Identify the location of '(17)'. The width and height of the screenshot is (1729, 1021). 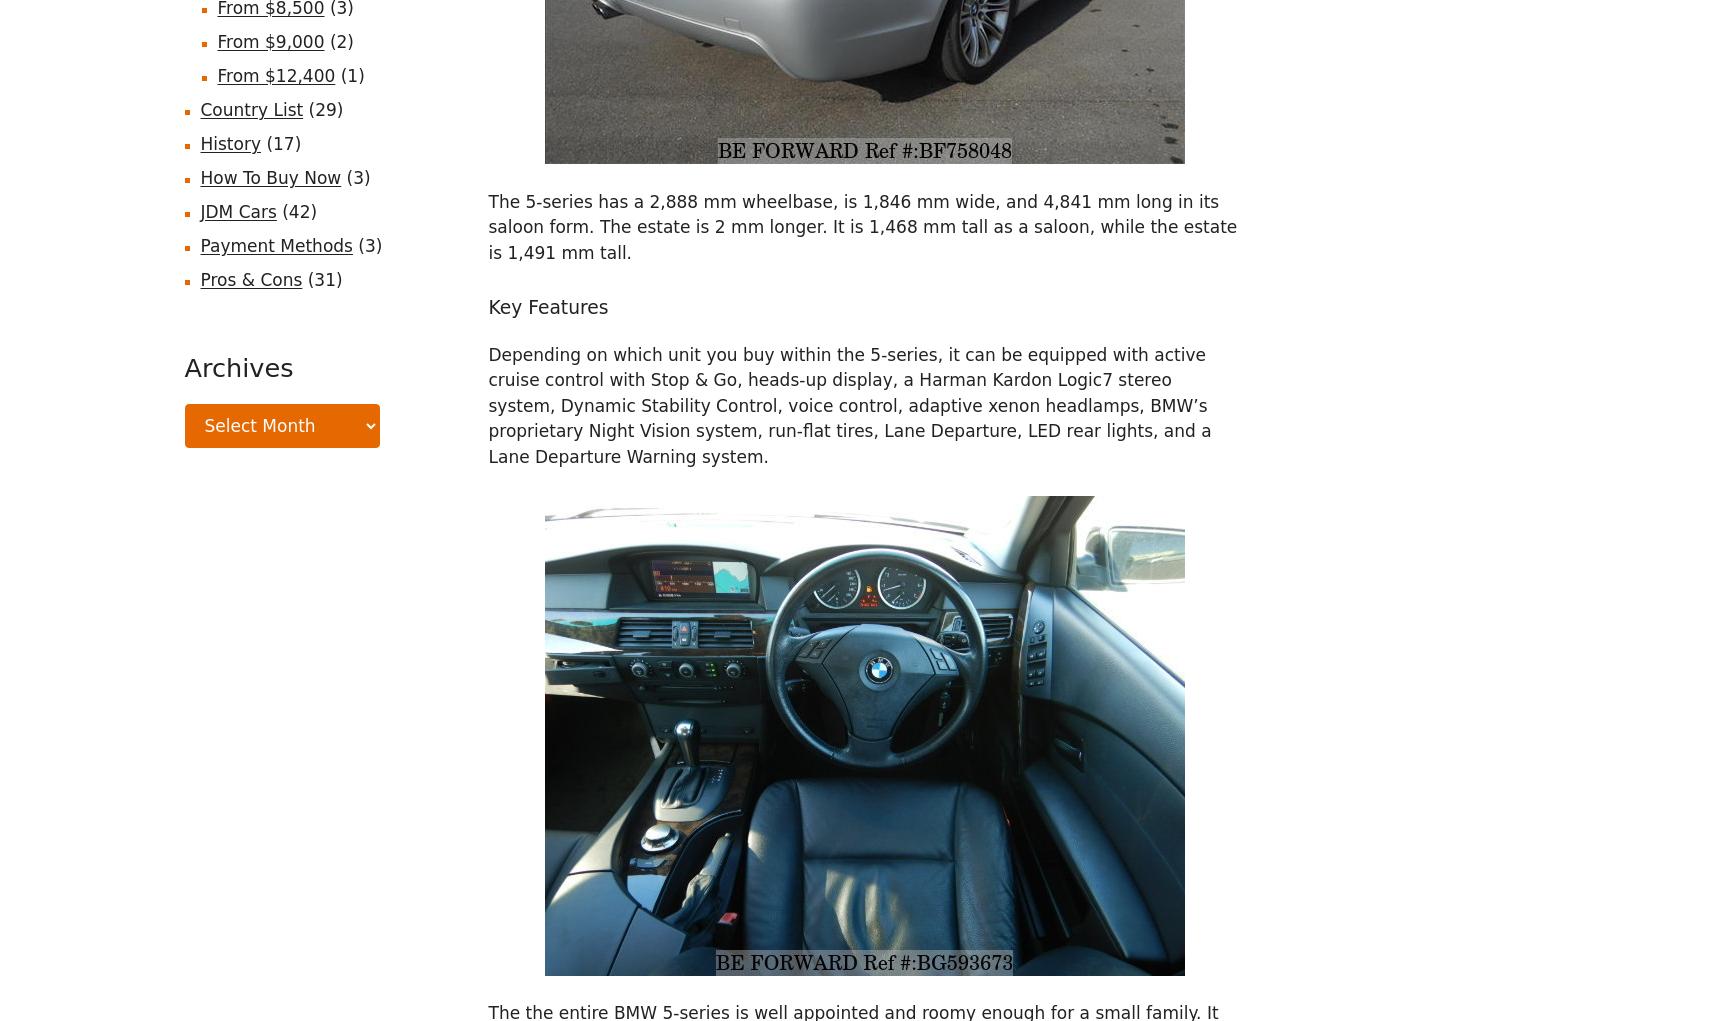
(280, 143).